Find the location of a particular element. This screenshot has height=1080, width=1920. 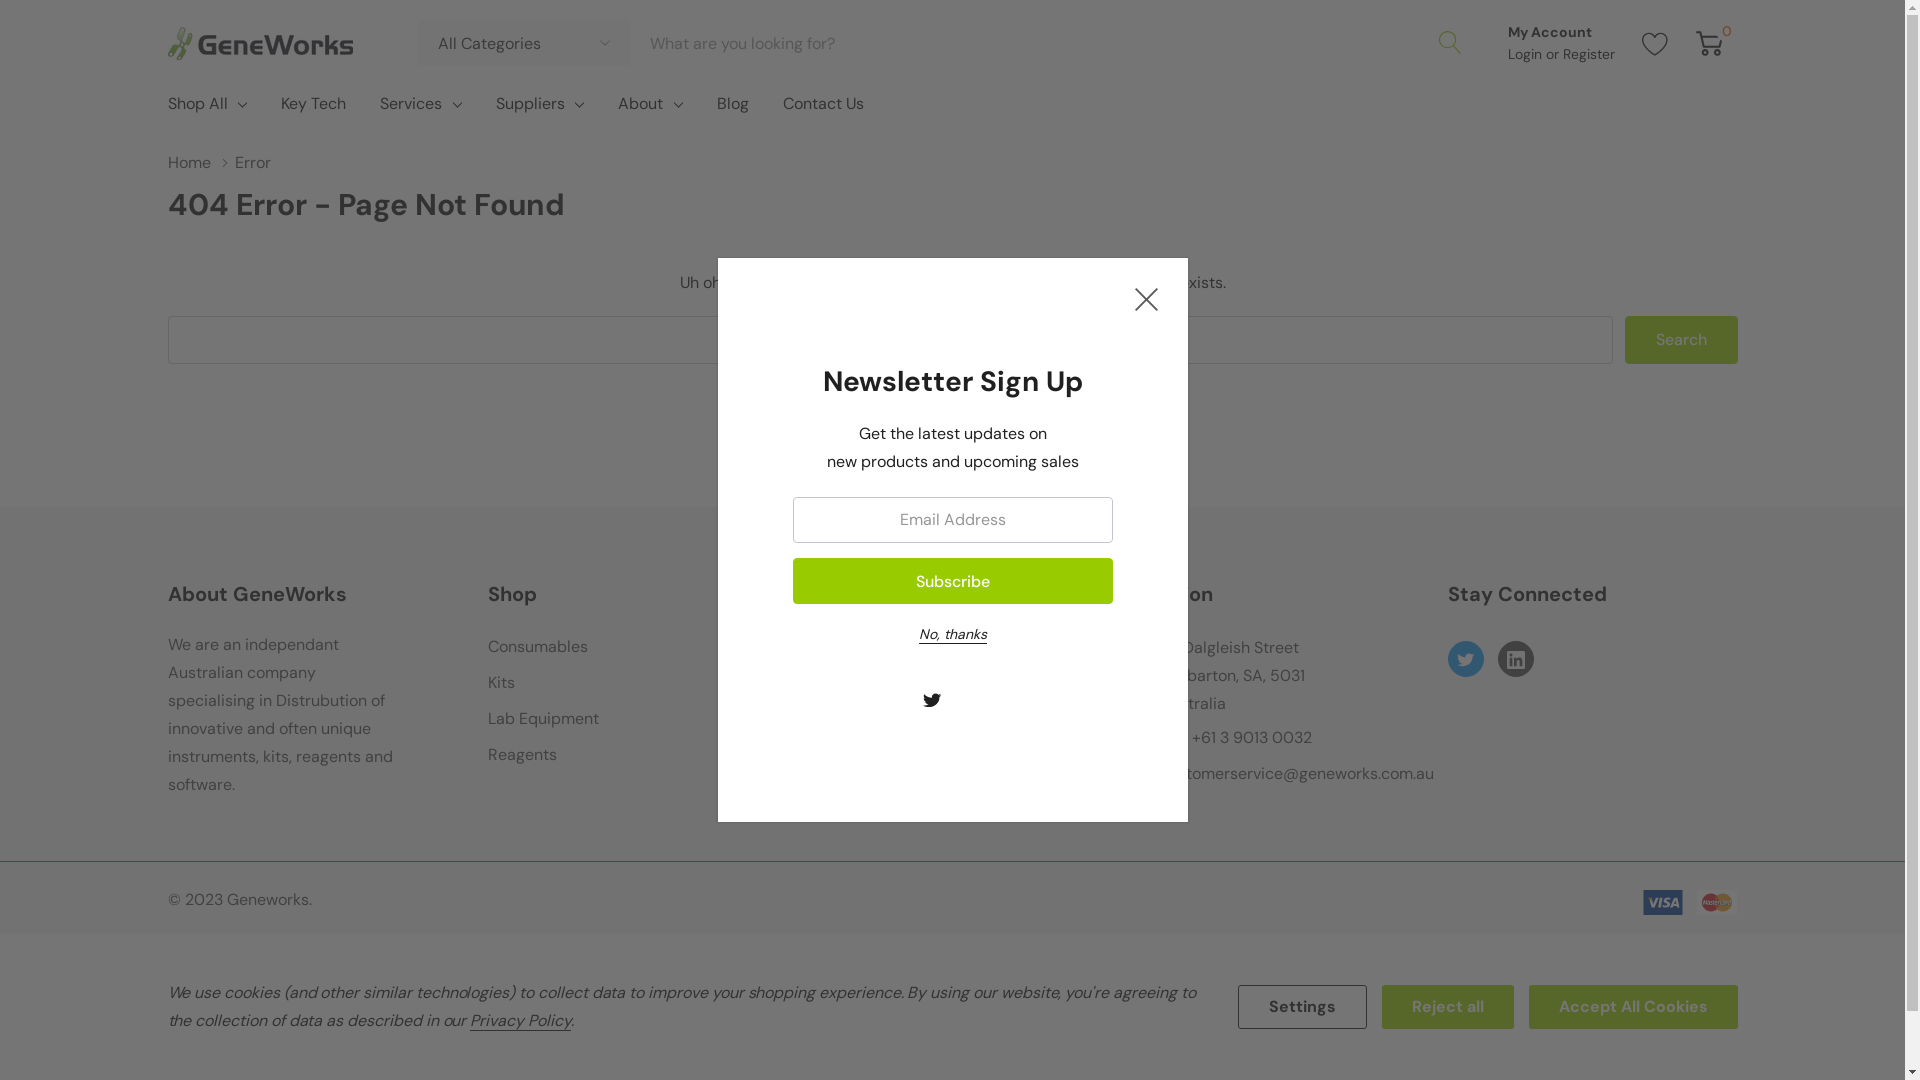

'Open Linkedin in a new tab' is located at coordinates (1515, 659).